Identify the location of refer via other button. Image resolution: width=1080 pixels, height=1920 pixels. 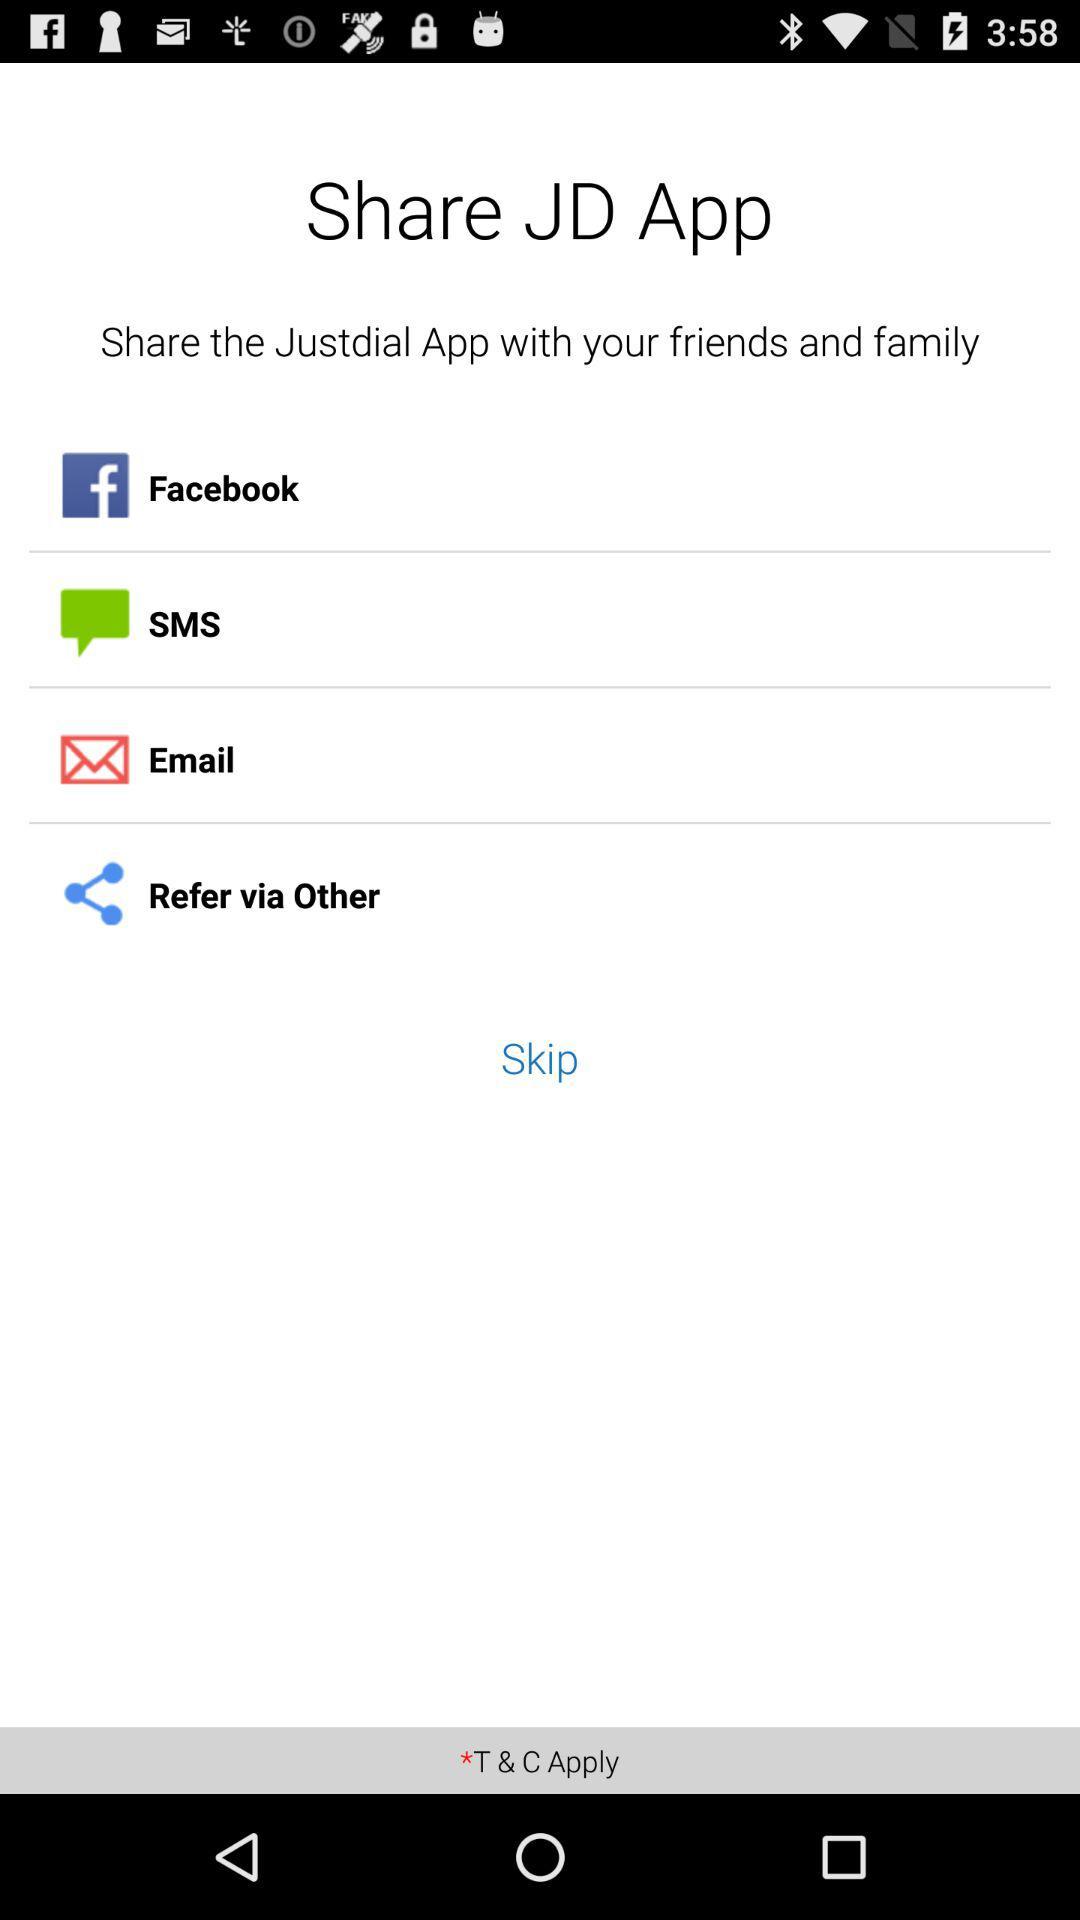
(540, 894).